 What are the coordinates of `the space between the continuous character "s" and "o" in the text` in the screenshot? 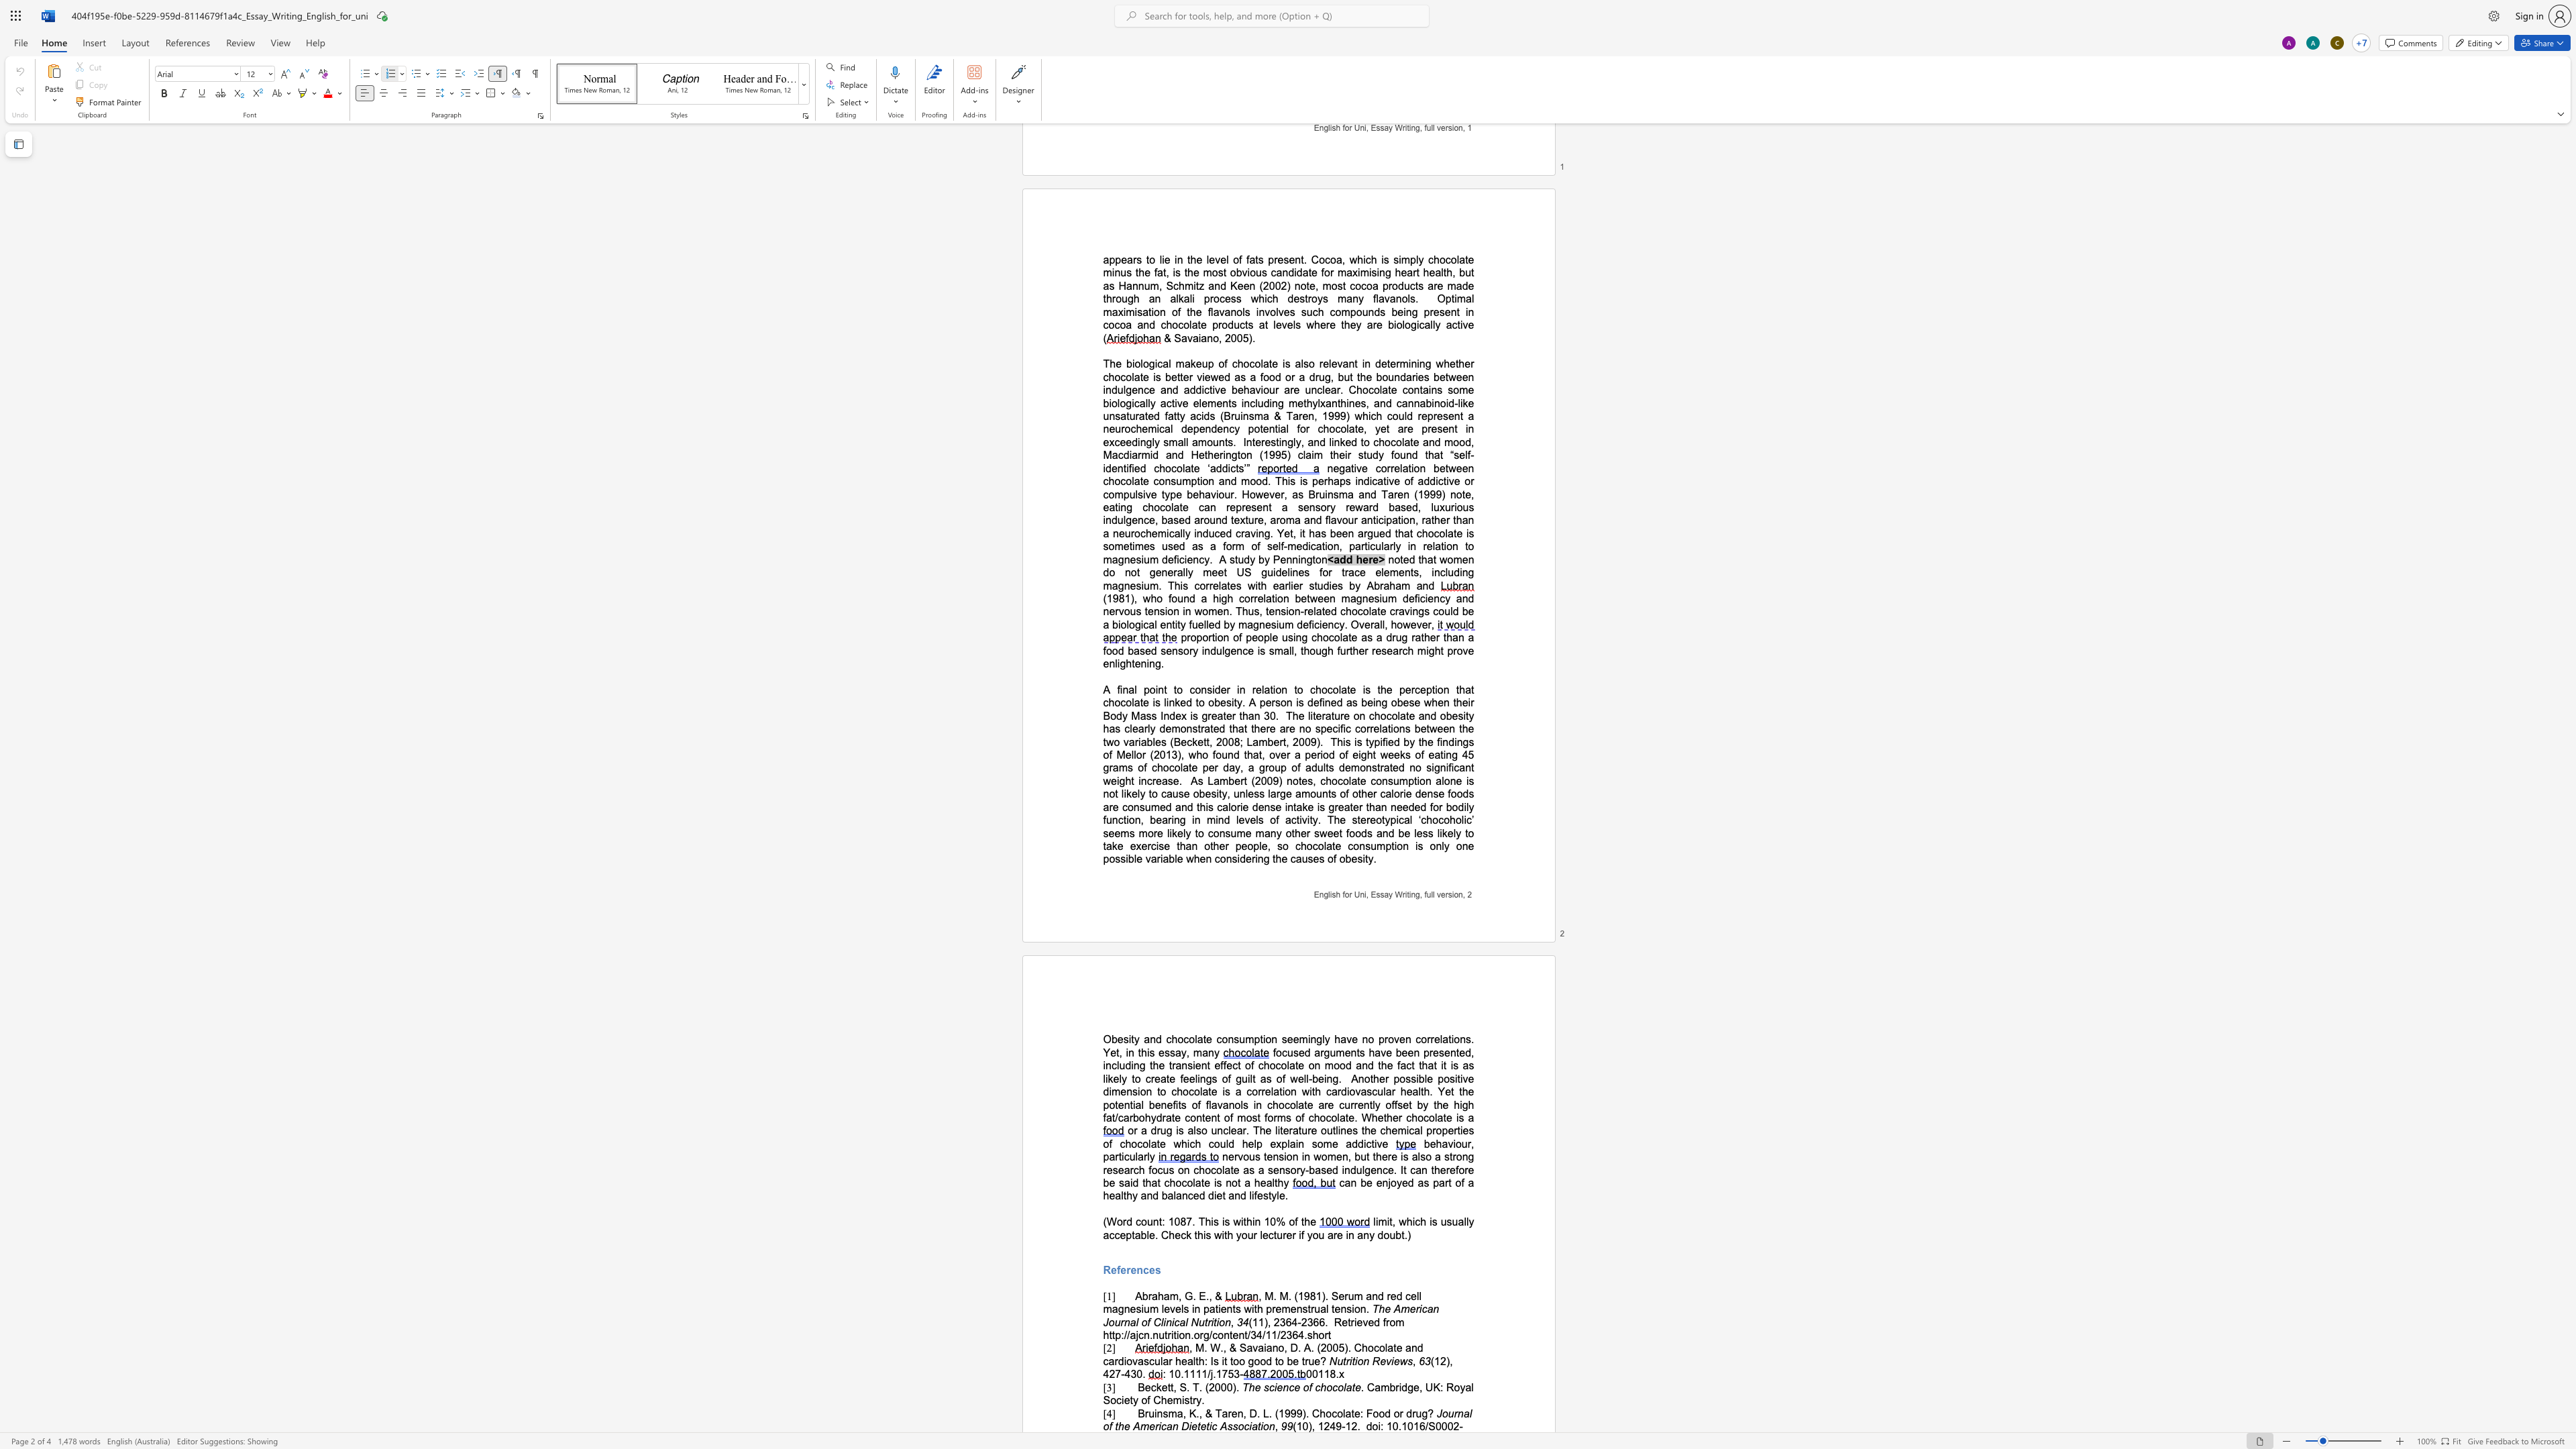 It's located at (1237, 1426).